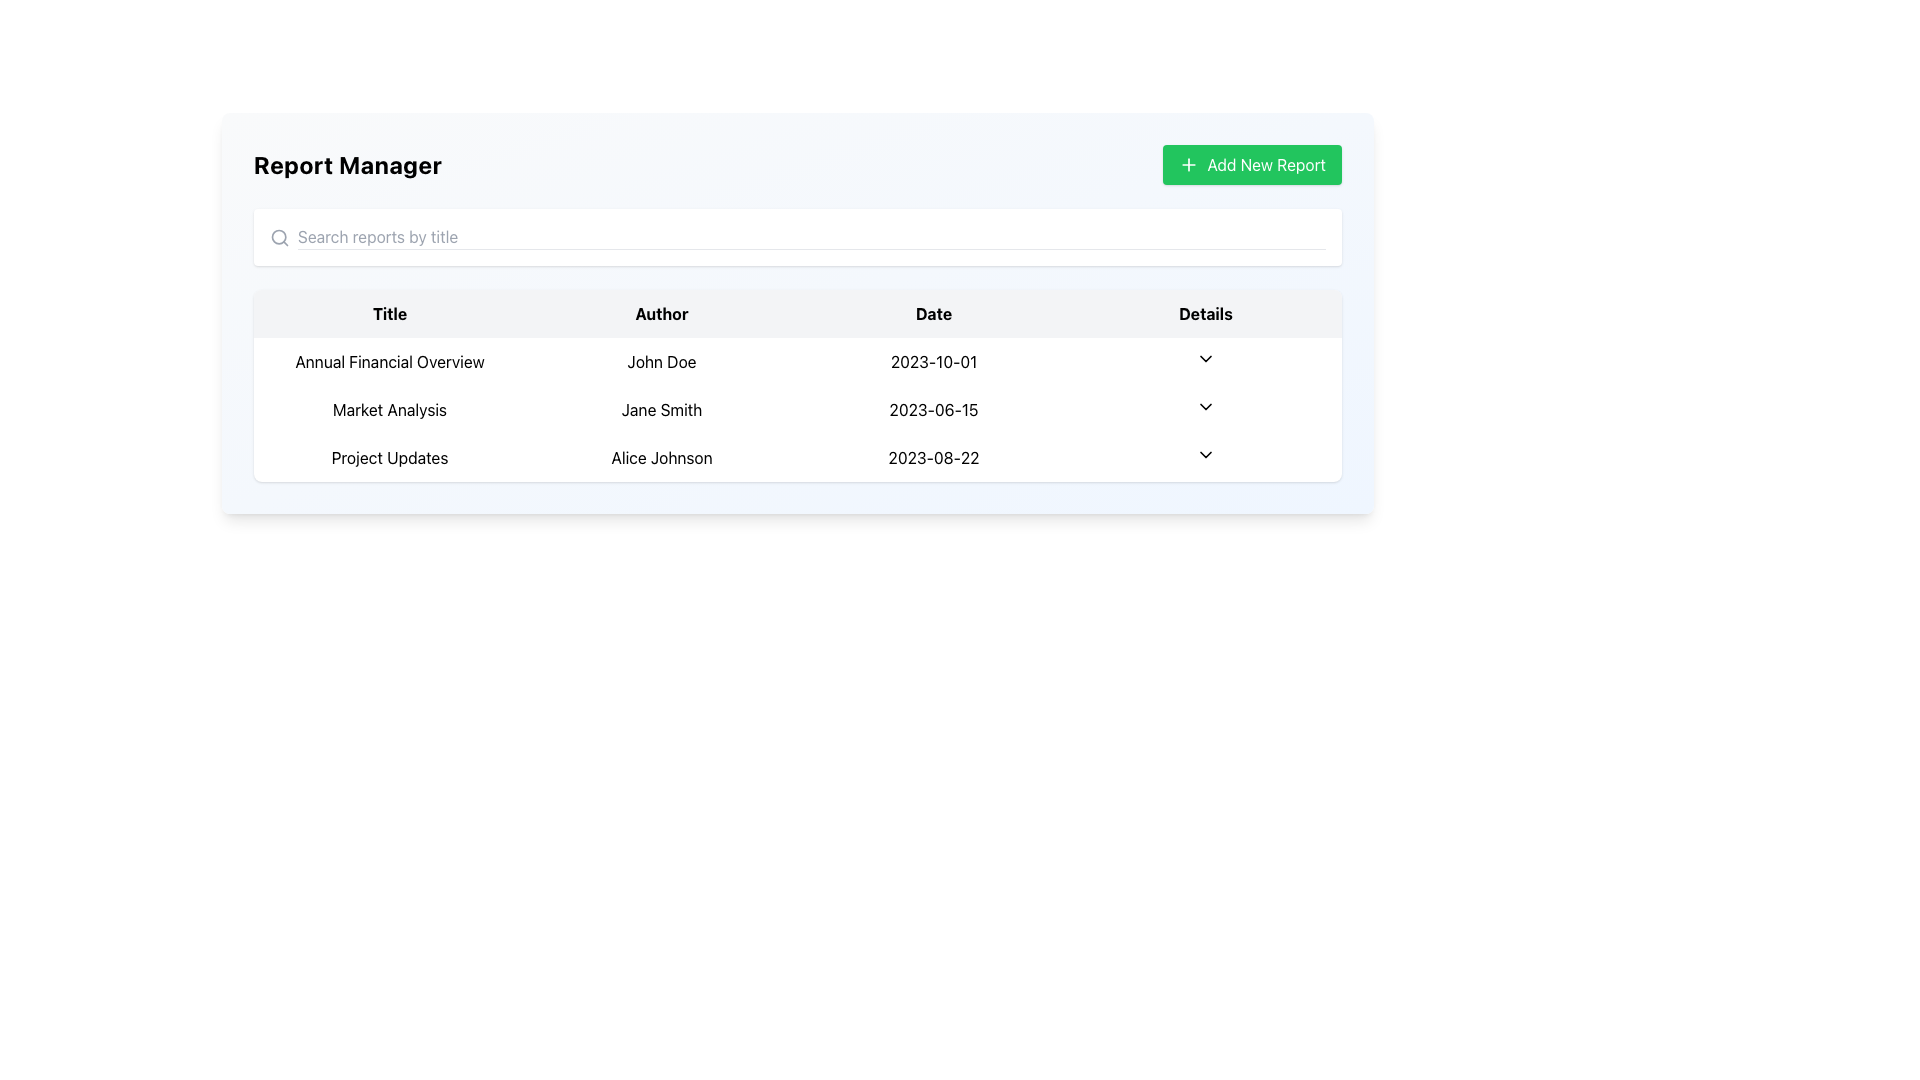 The image size is (1920, 1080). Describe the element at coordinates (389, 458) in the screenshot. I see `the 'Project Updates' text label element located in the 'Title' column of the table, which is in the third data row, next to the author name 'Alice Johnson' and the date '2023-08-22'` at that location.